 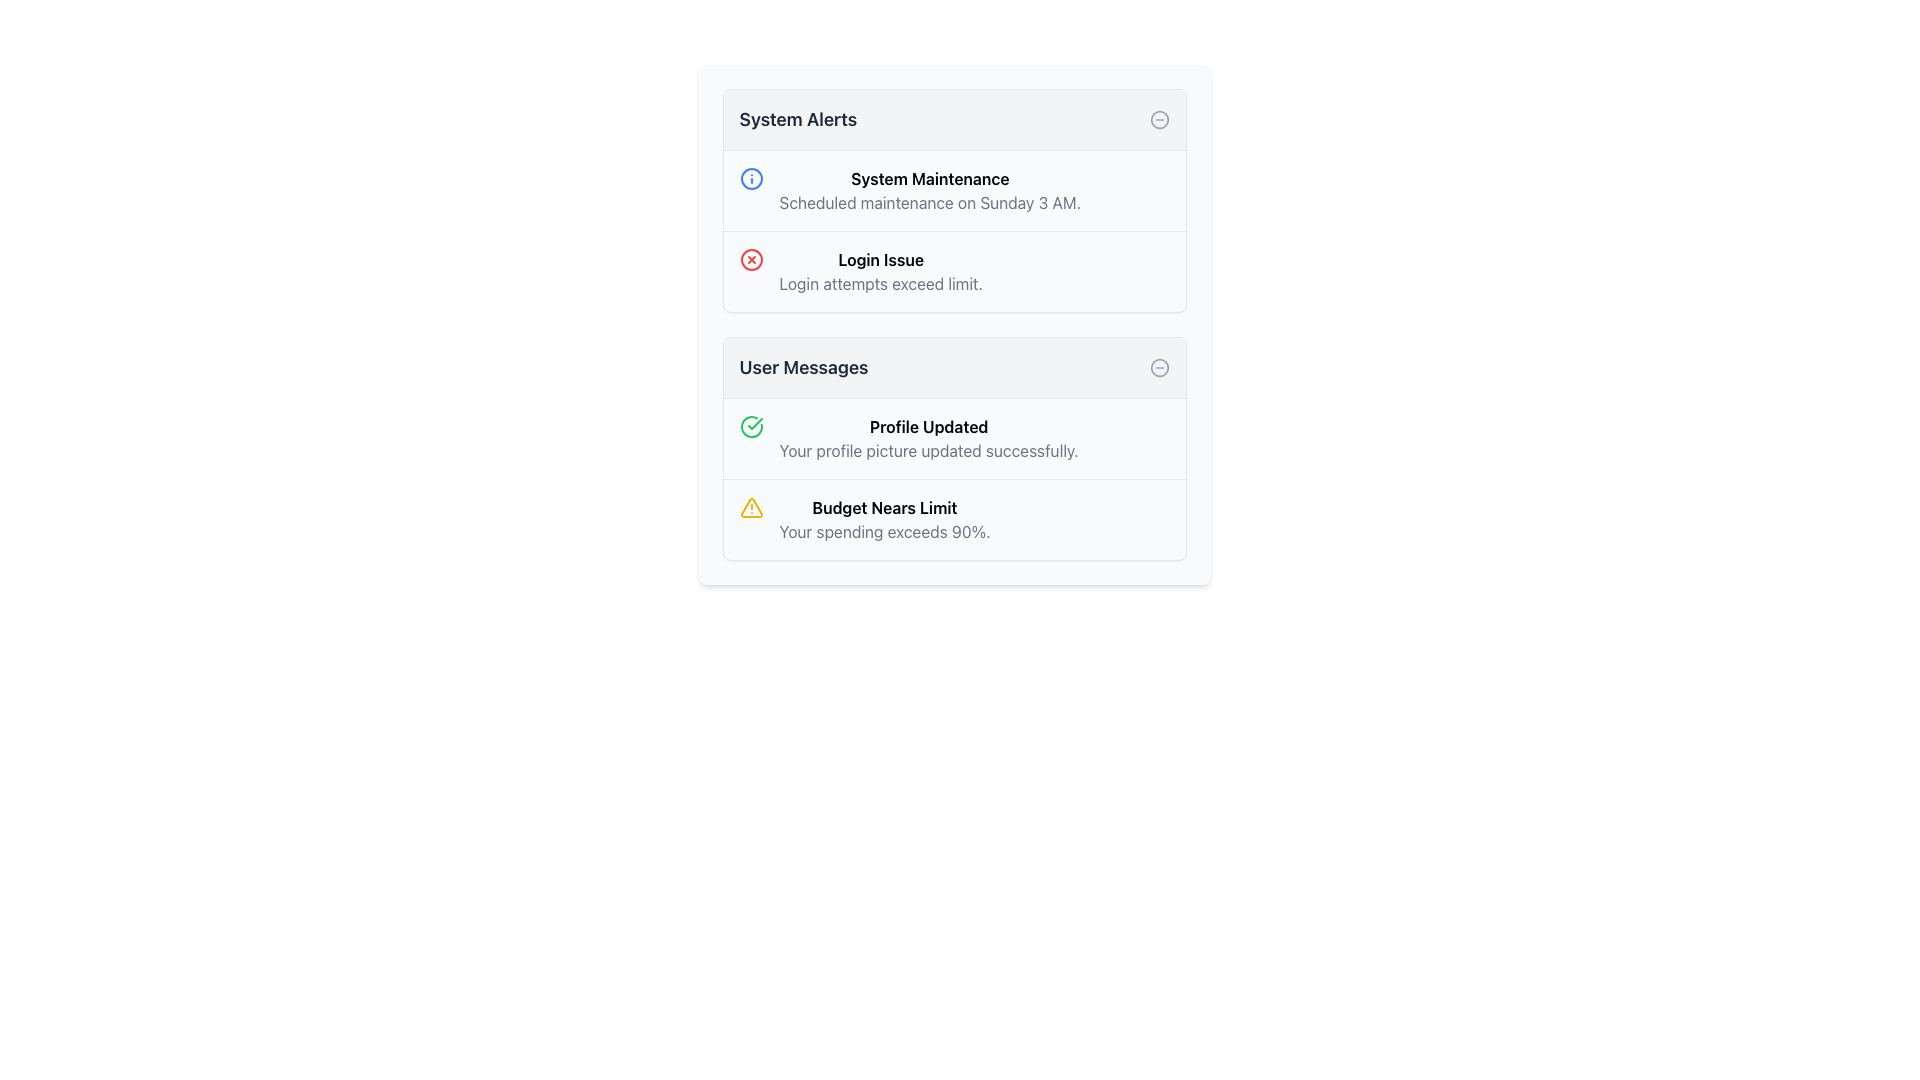 What do you see at coordinates (1159, 119) in the screenshot?
I see `the circular gray icon with a minus sign inside it, located on the right side of the 'System Alerts' title in the header section of the panel` at bounding box center [1159, 119].